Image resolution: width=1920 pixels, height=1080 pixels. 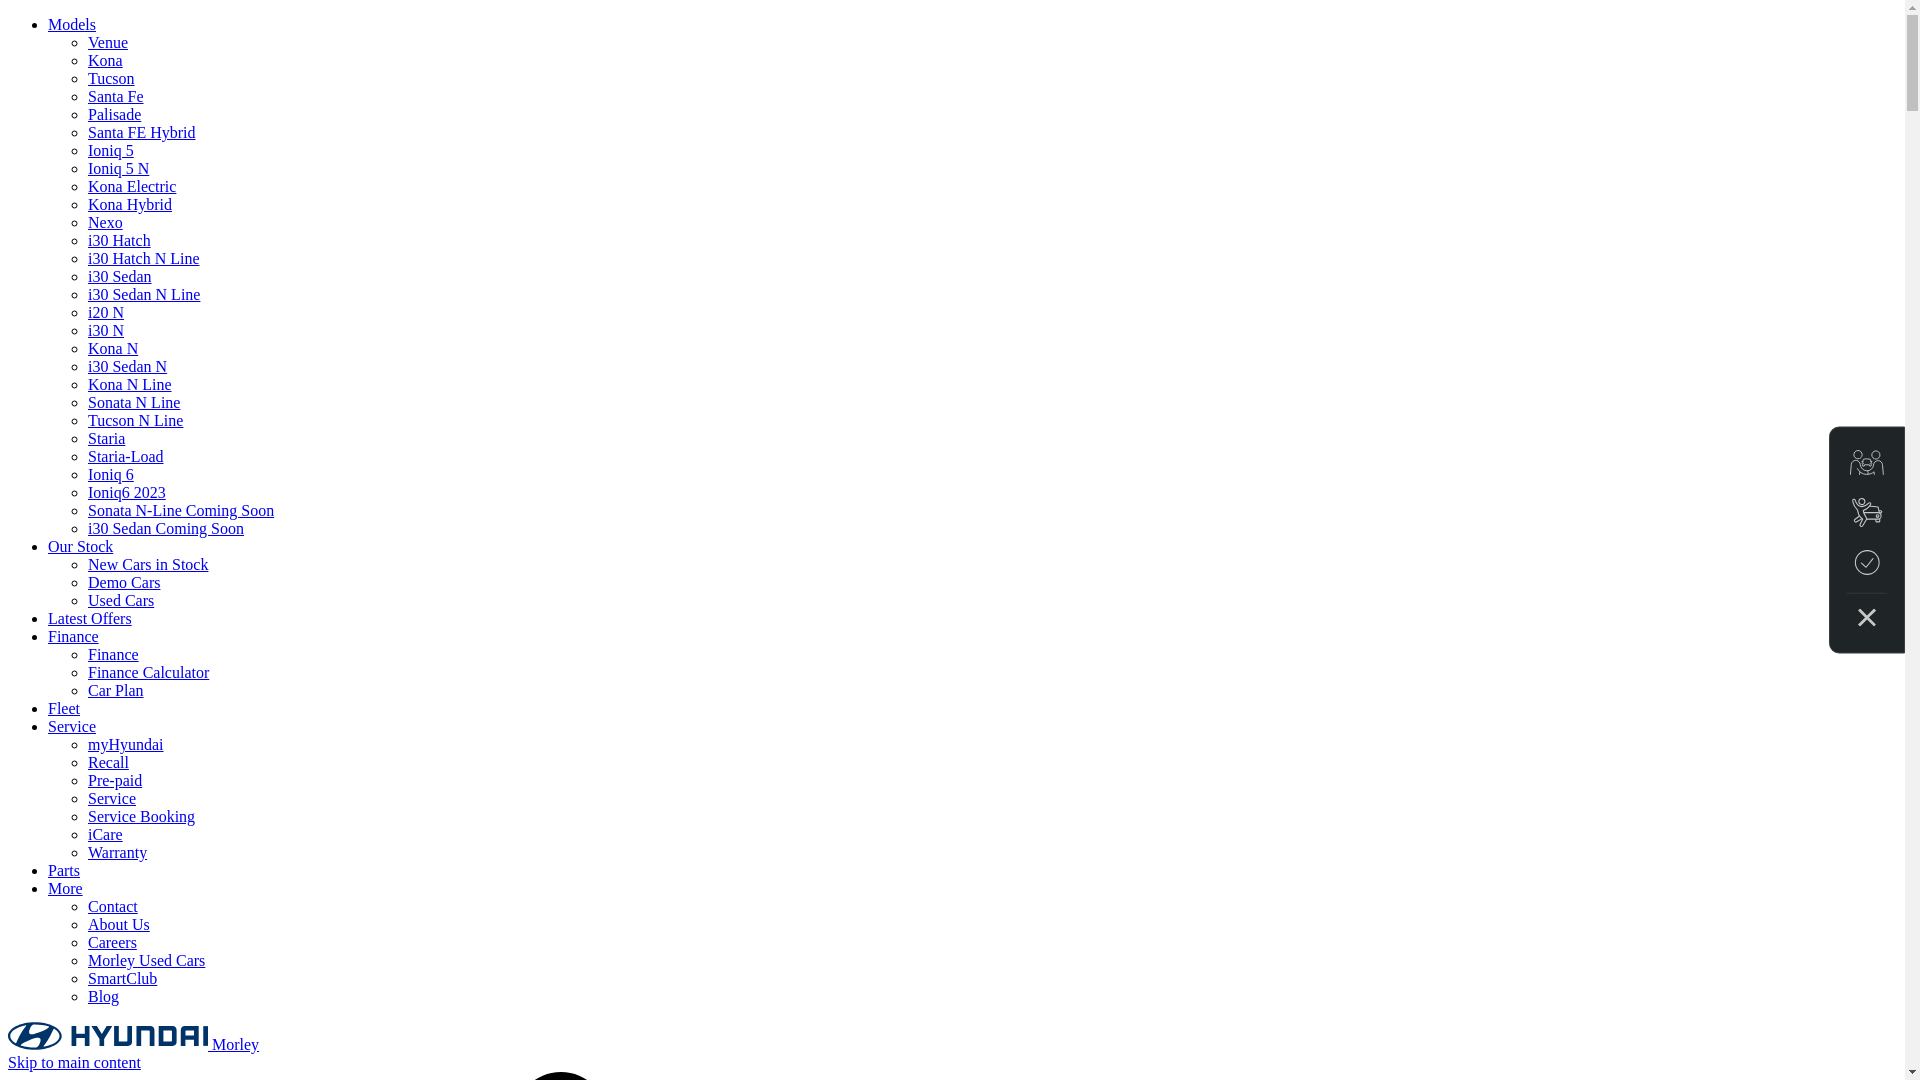 I want to click on 'i30 Sedan Coming Soon', so click(x=166, y=527).